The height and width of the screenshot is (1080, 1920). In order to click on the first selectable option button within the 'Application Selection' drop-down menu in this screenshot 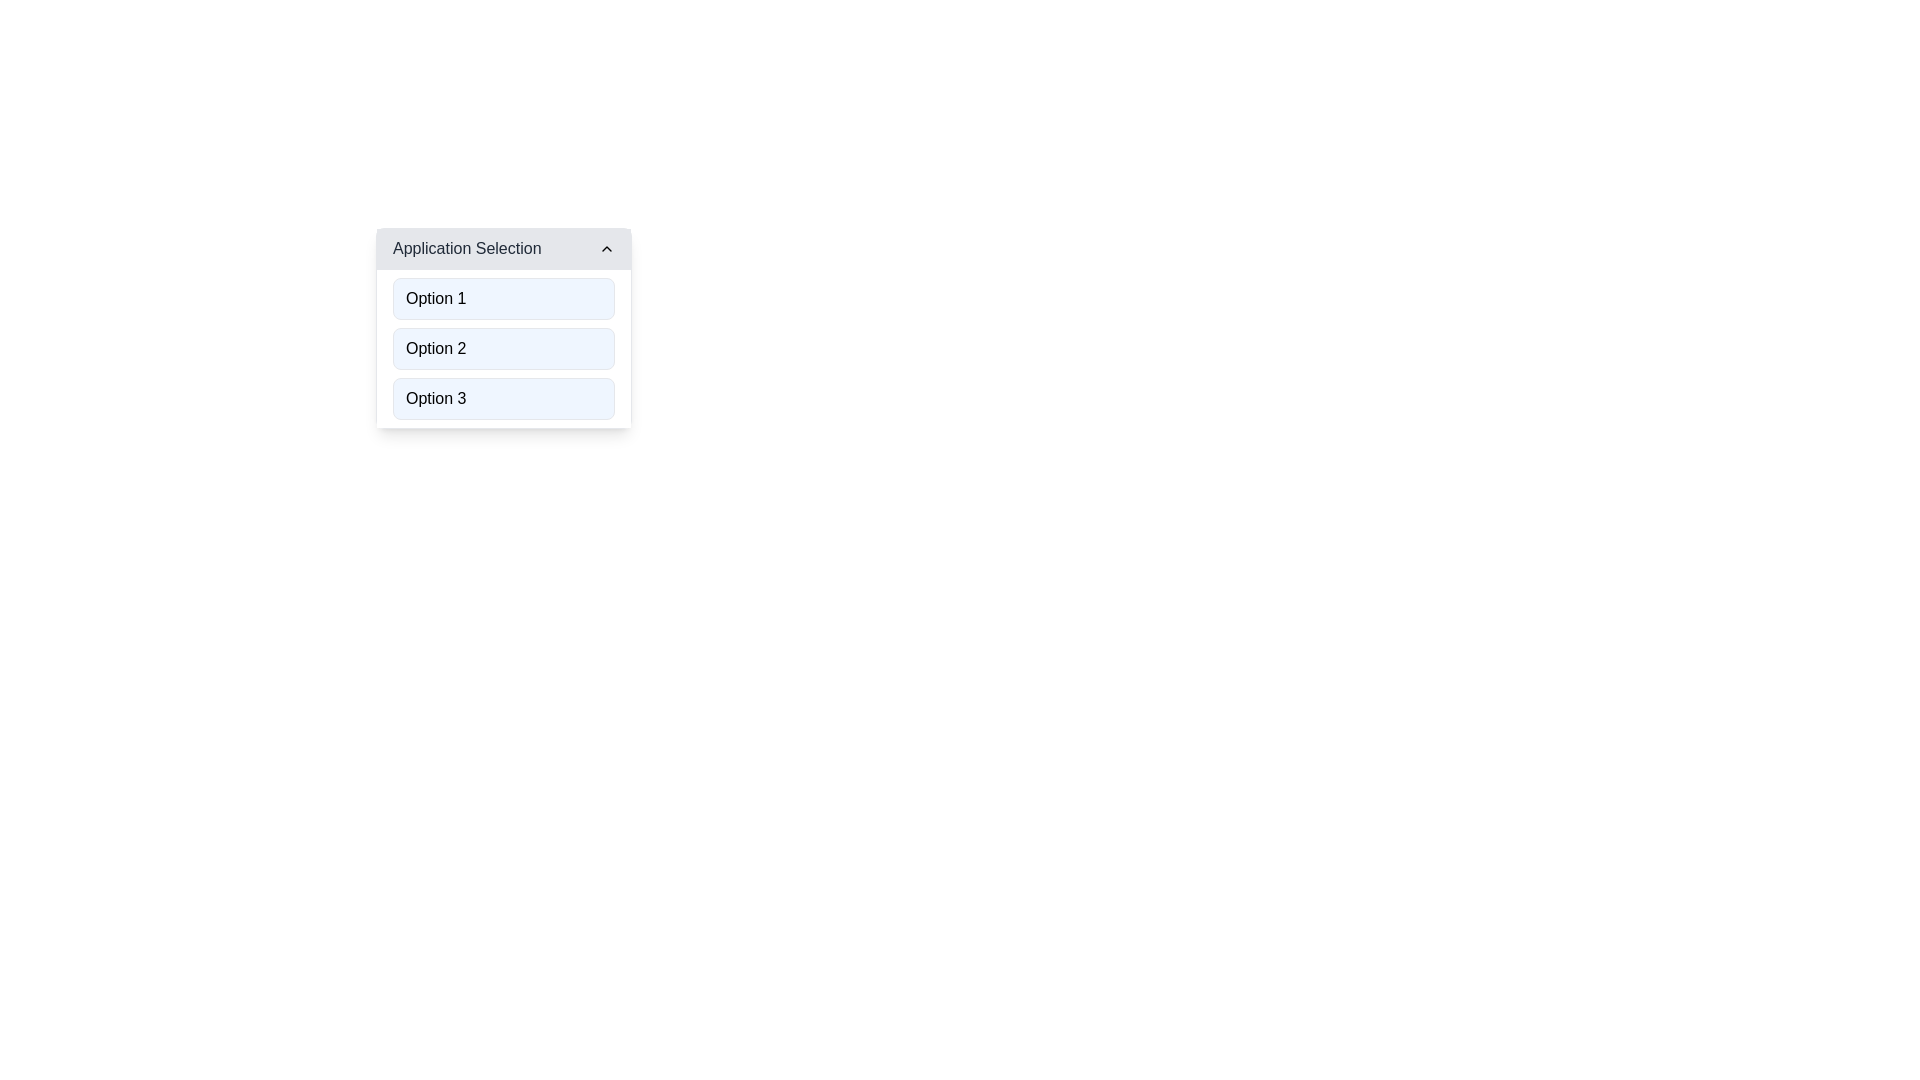, I will do `click(504, 299)`.